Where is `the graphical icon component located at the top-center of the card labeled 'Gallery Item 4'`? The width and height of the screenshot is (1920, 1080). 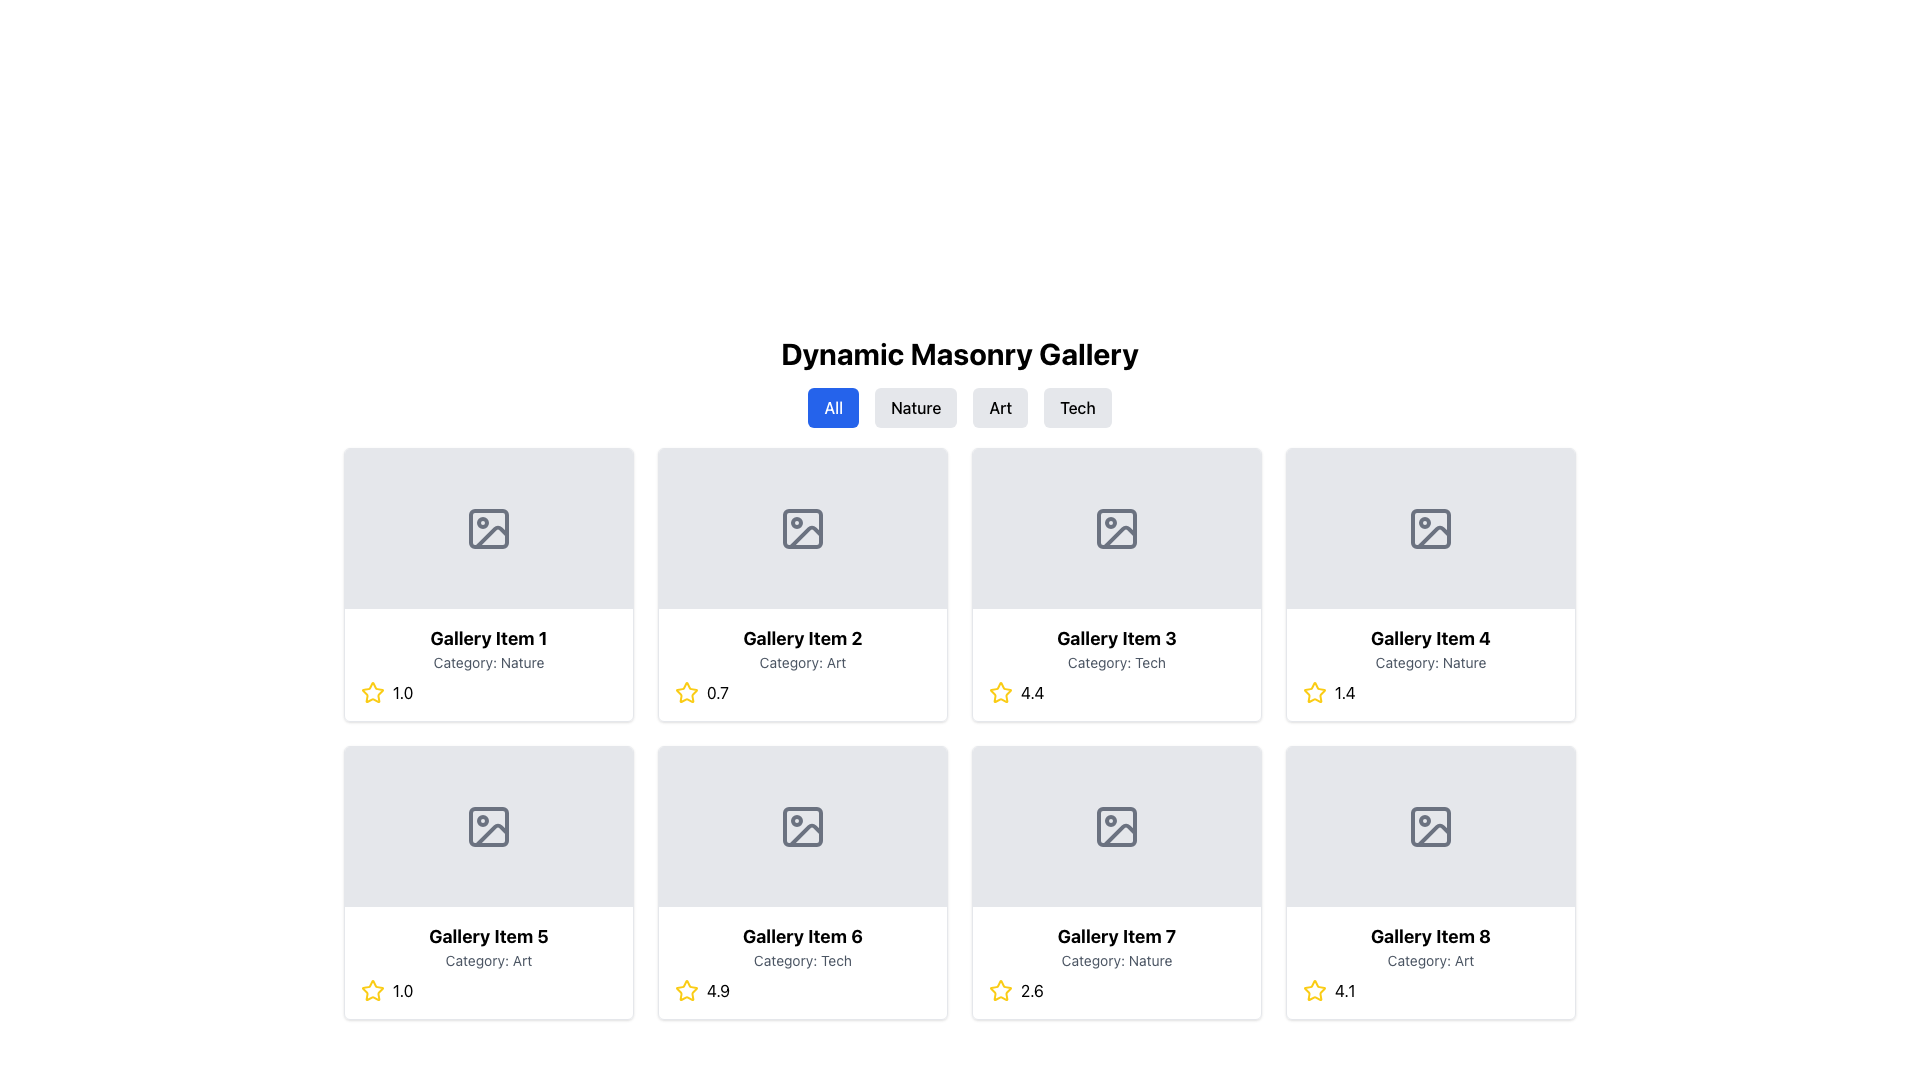 the graphical icon component located at the top-center of the card labeled 'Gallery Item 4' is located at coordinates (1429, 527).